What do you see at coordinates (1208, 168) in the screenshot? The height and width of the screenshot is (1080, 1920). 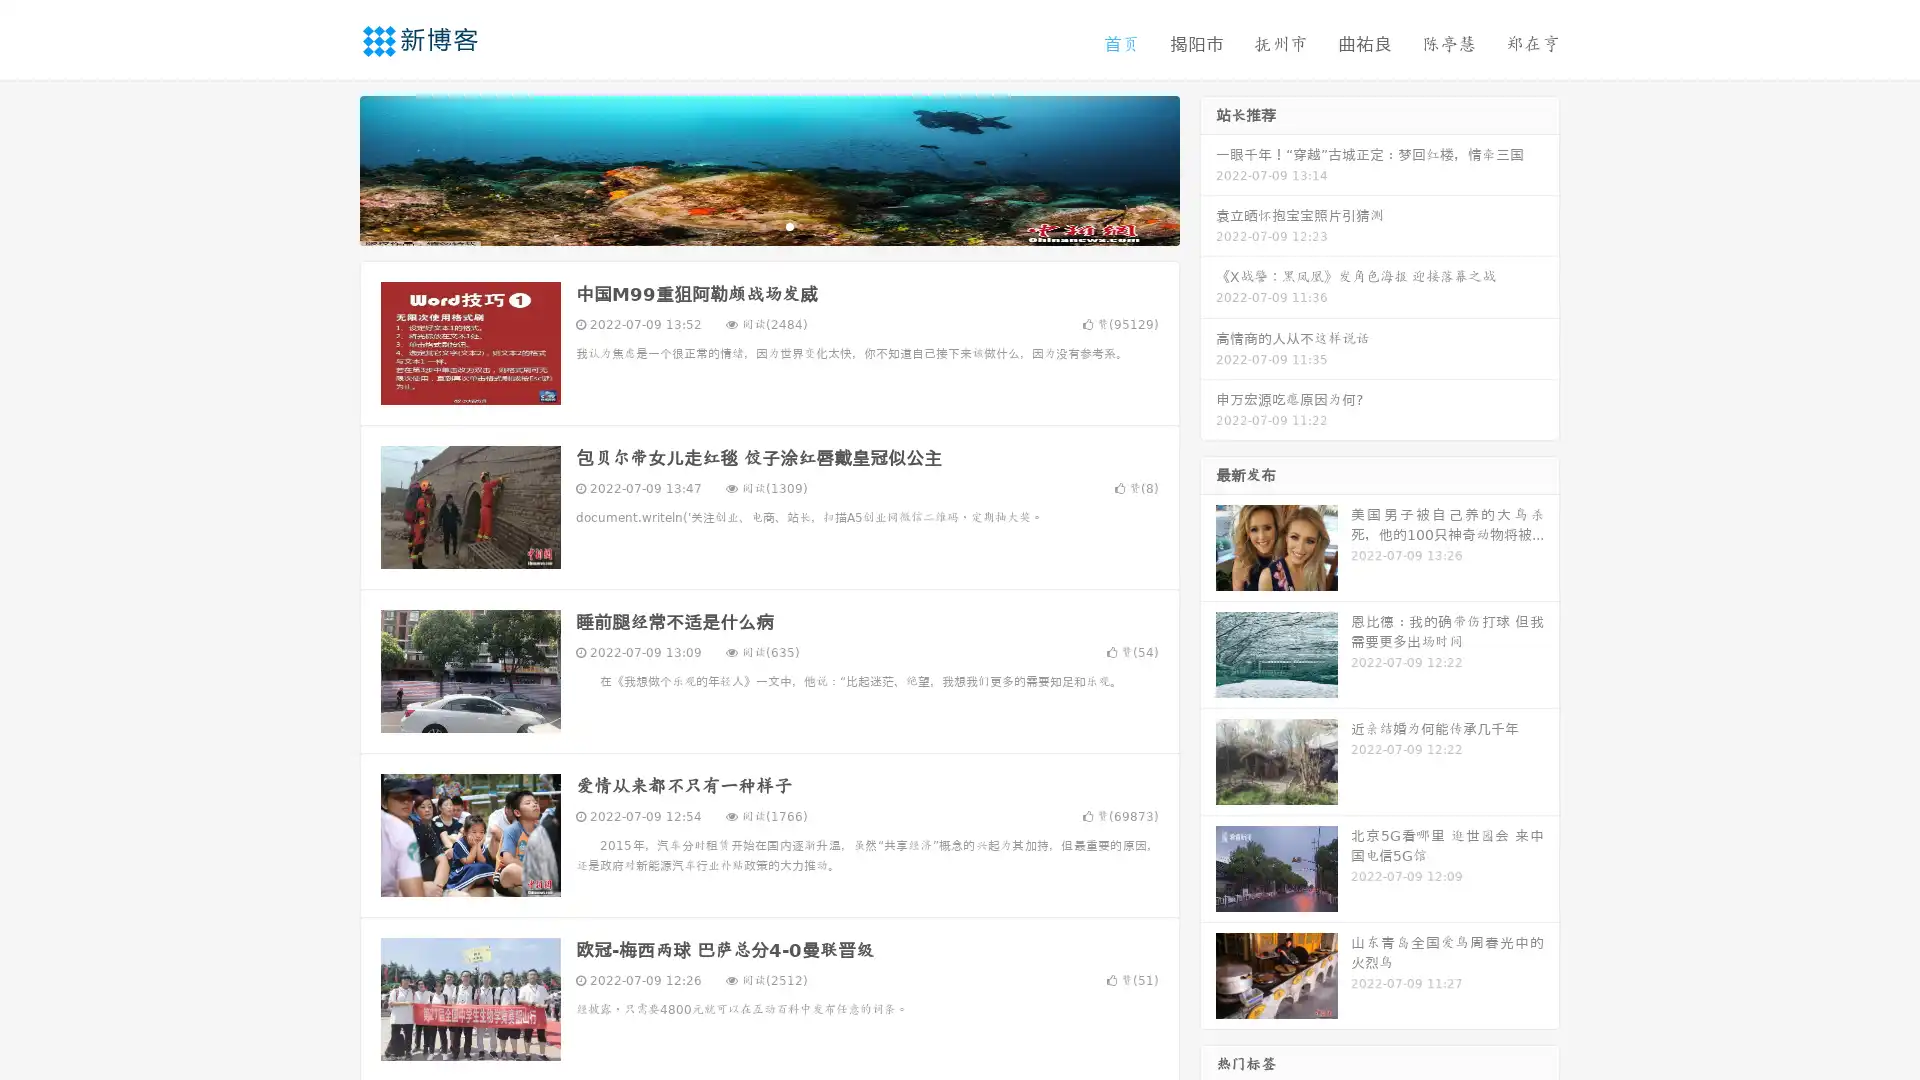 I see `Next slide` at bounding box center [1208, 168].